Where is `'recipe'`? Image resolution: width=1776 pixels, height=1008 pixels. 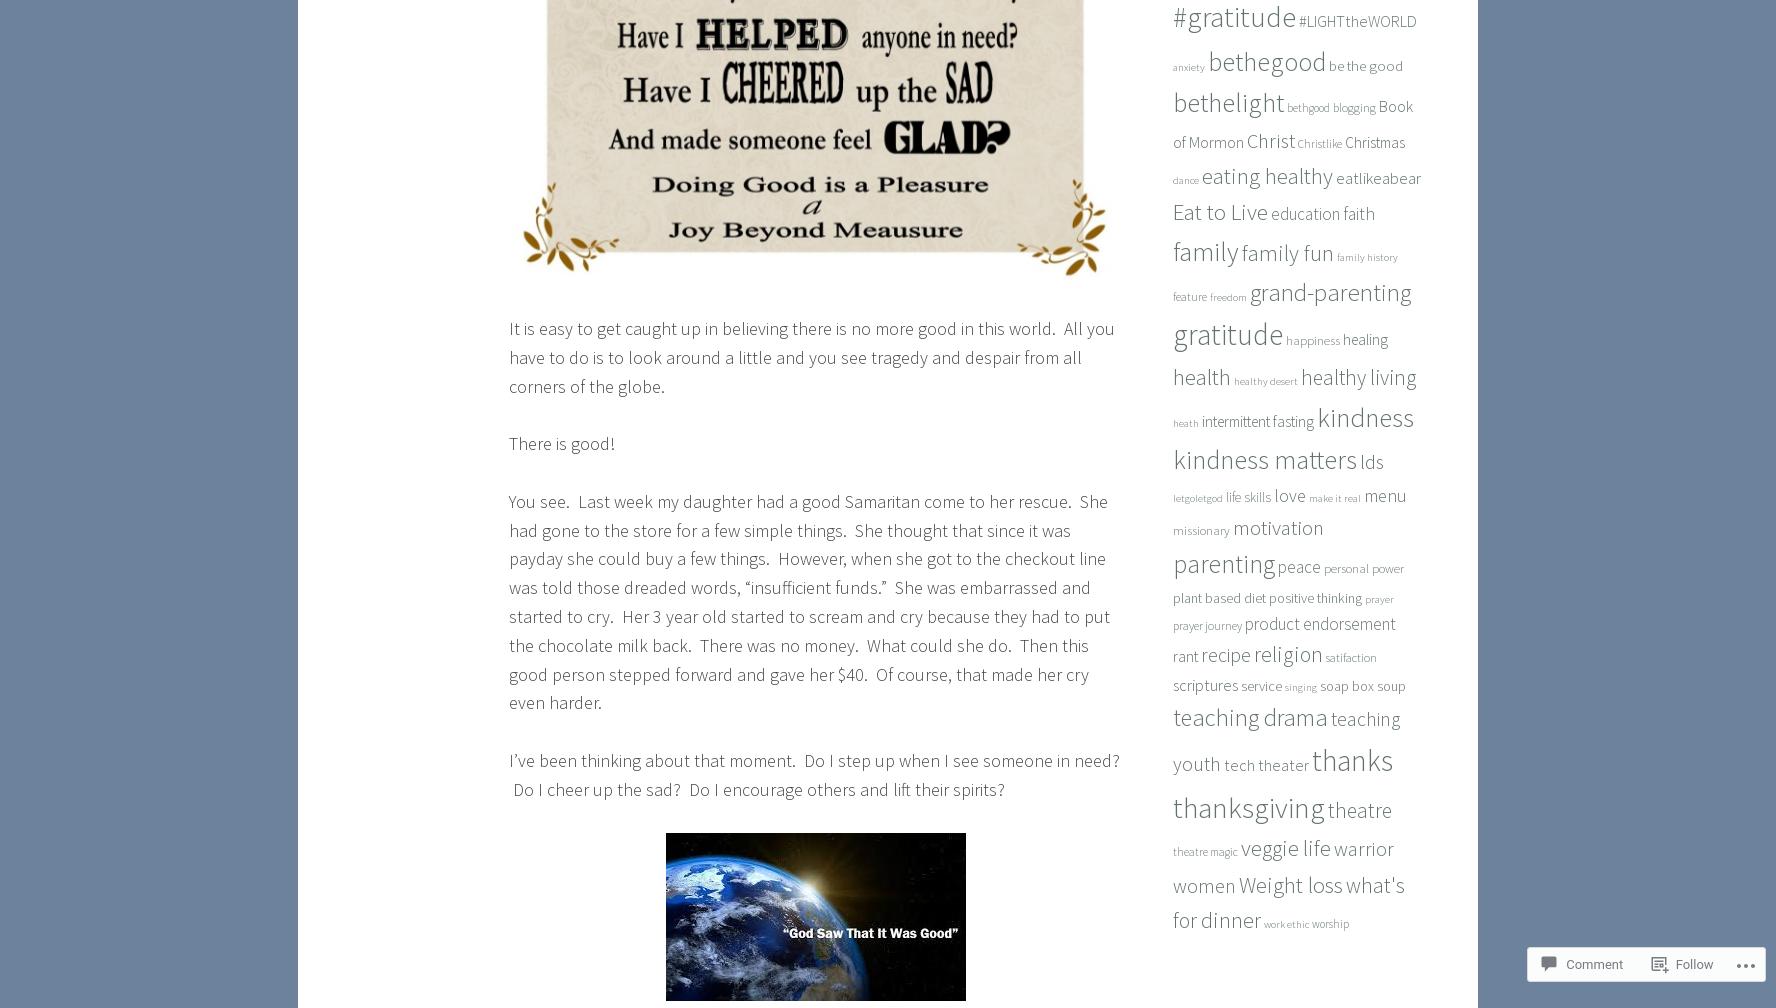
'recipe' is located at coordinates (1224, 653).